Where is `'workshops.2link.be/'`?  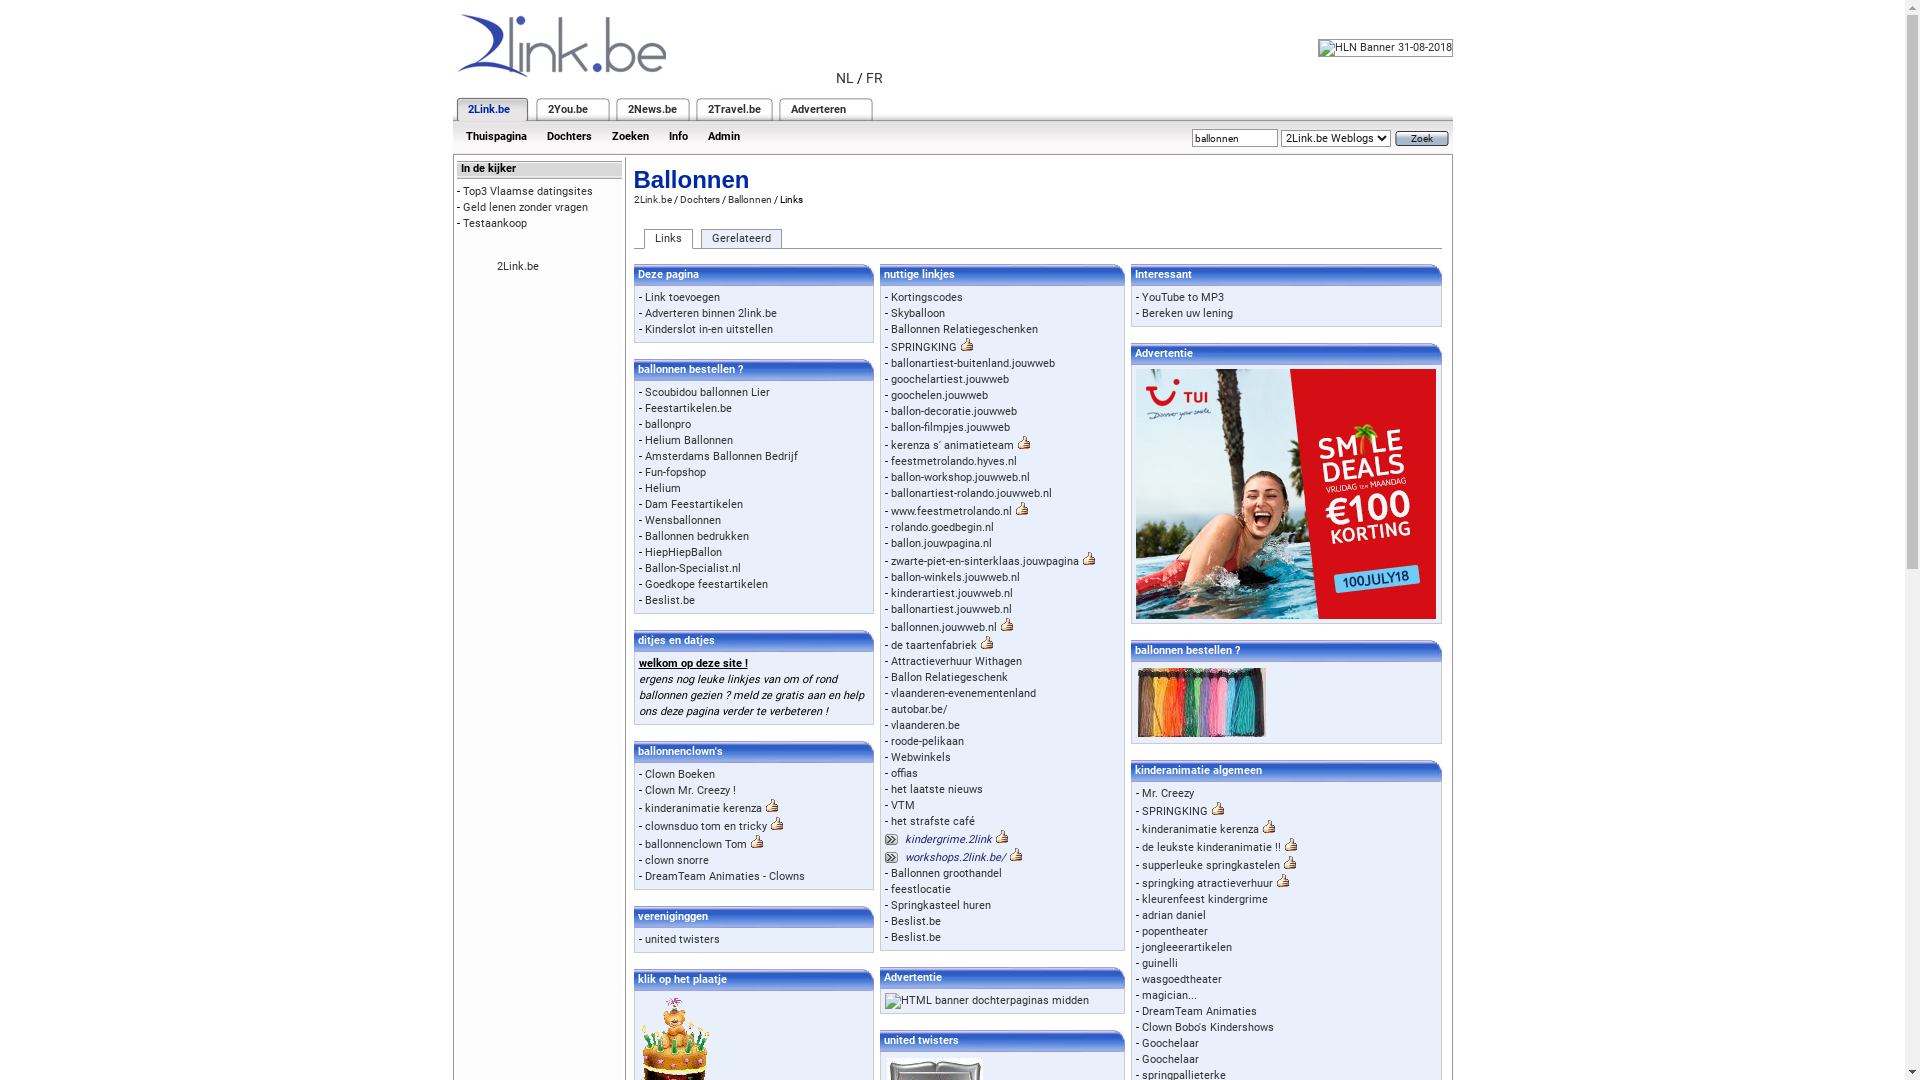 'workshops.2link.be/' is located at coordinates (954, 856).